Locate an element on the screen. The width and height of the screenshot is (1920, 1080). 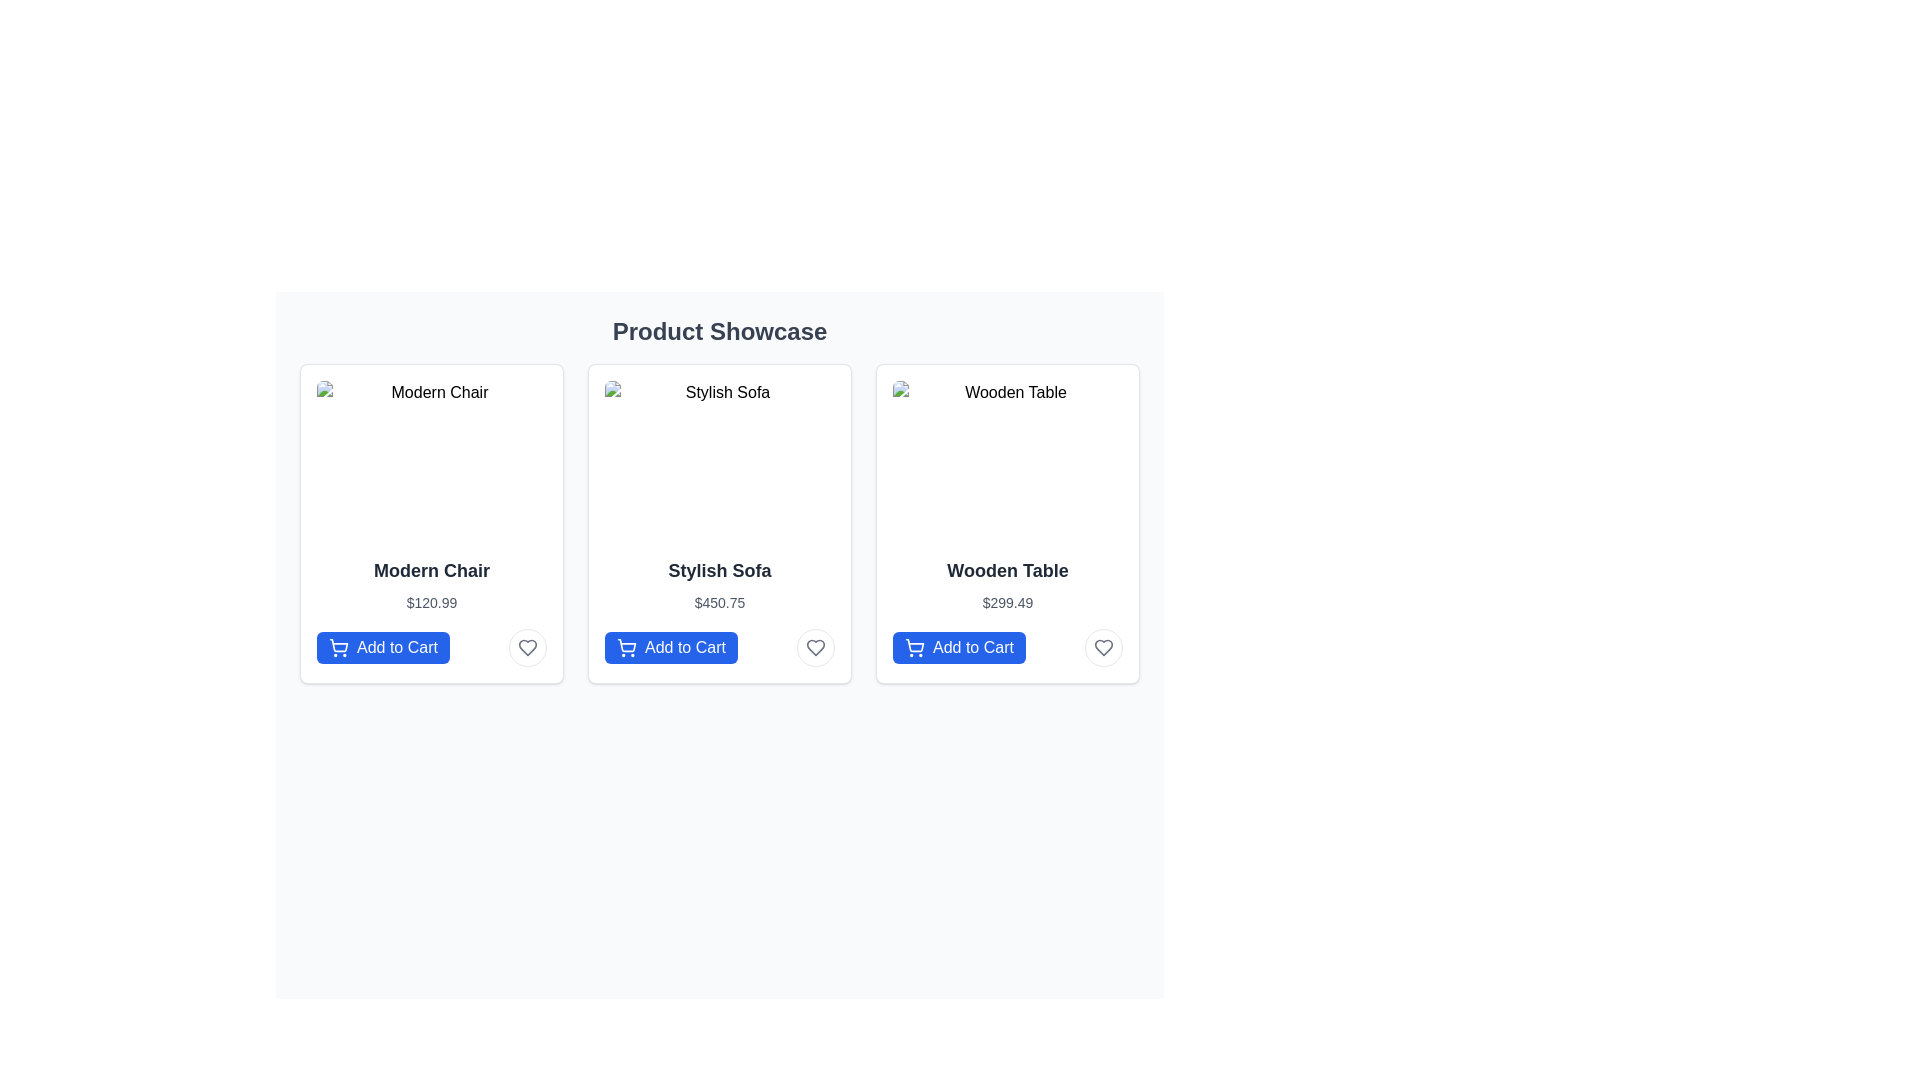
the interactive button for adding the 'Wooden Table' product to the shopping cart to activate the hover effect is located at coordinates (1008, 648).